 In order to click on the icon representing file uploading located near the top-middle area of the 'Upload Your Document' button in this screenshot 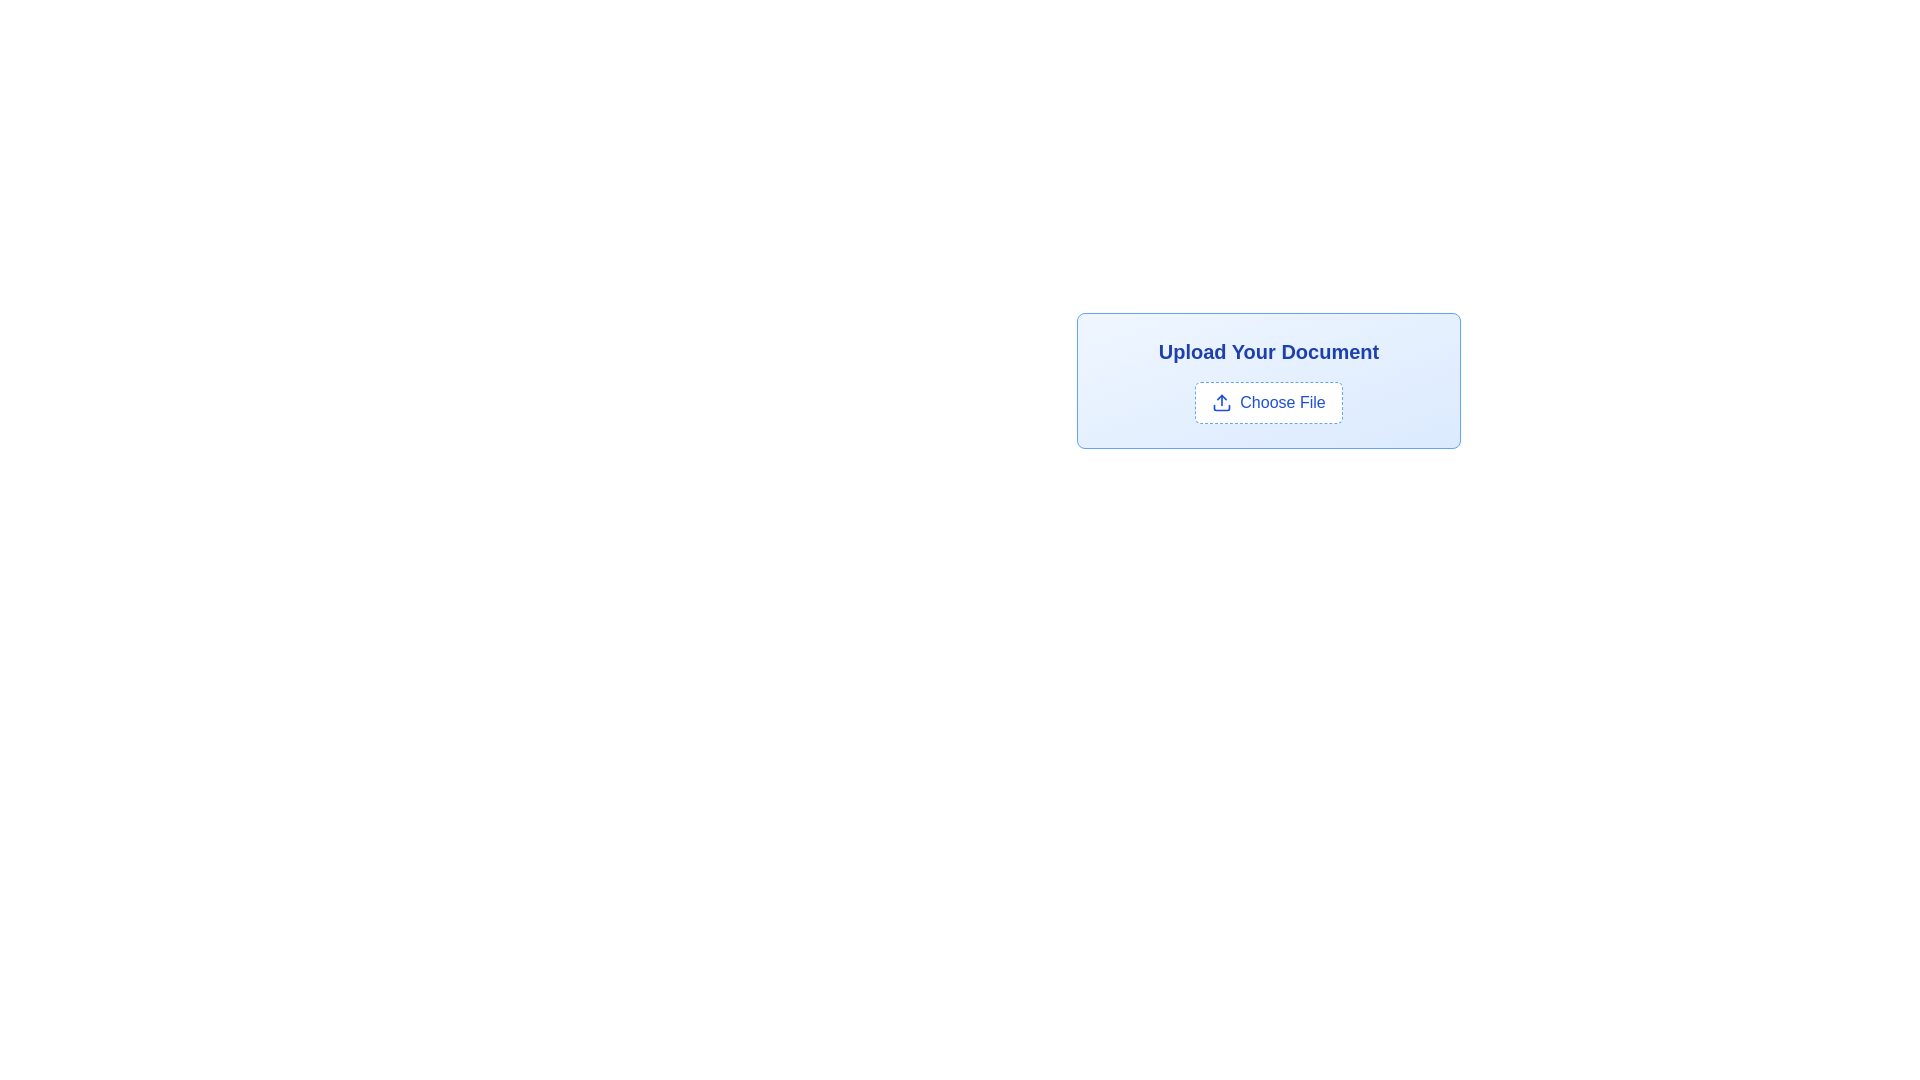, I will do `click(1221, 407)`.